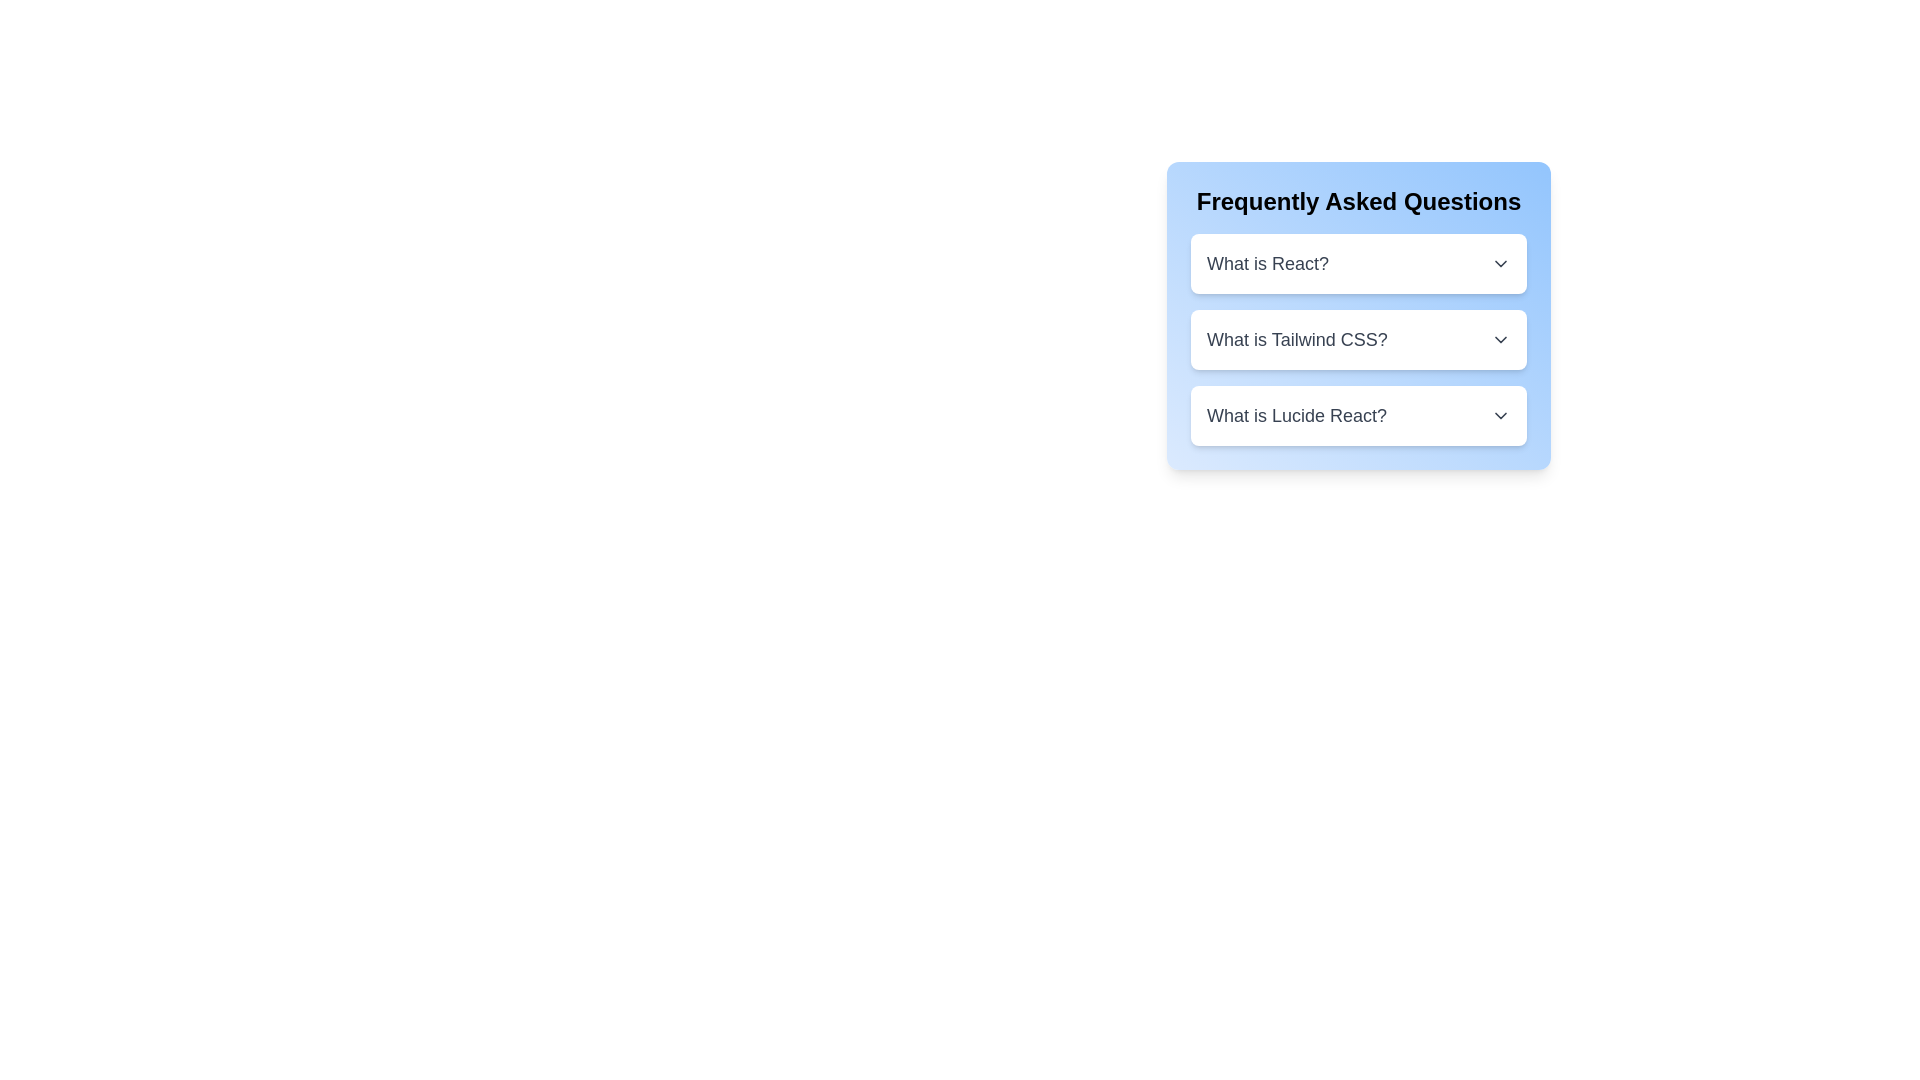 The height and width of the screenshot is (1080, 1920). Describe the element at coordinates (1358, 315) in the screenshot. I see `the second collapsible menu item in the FAQ section` at that location.